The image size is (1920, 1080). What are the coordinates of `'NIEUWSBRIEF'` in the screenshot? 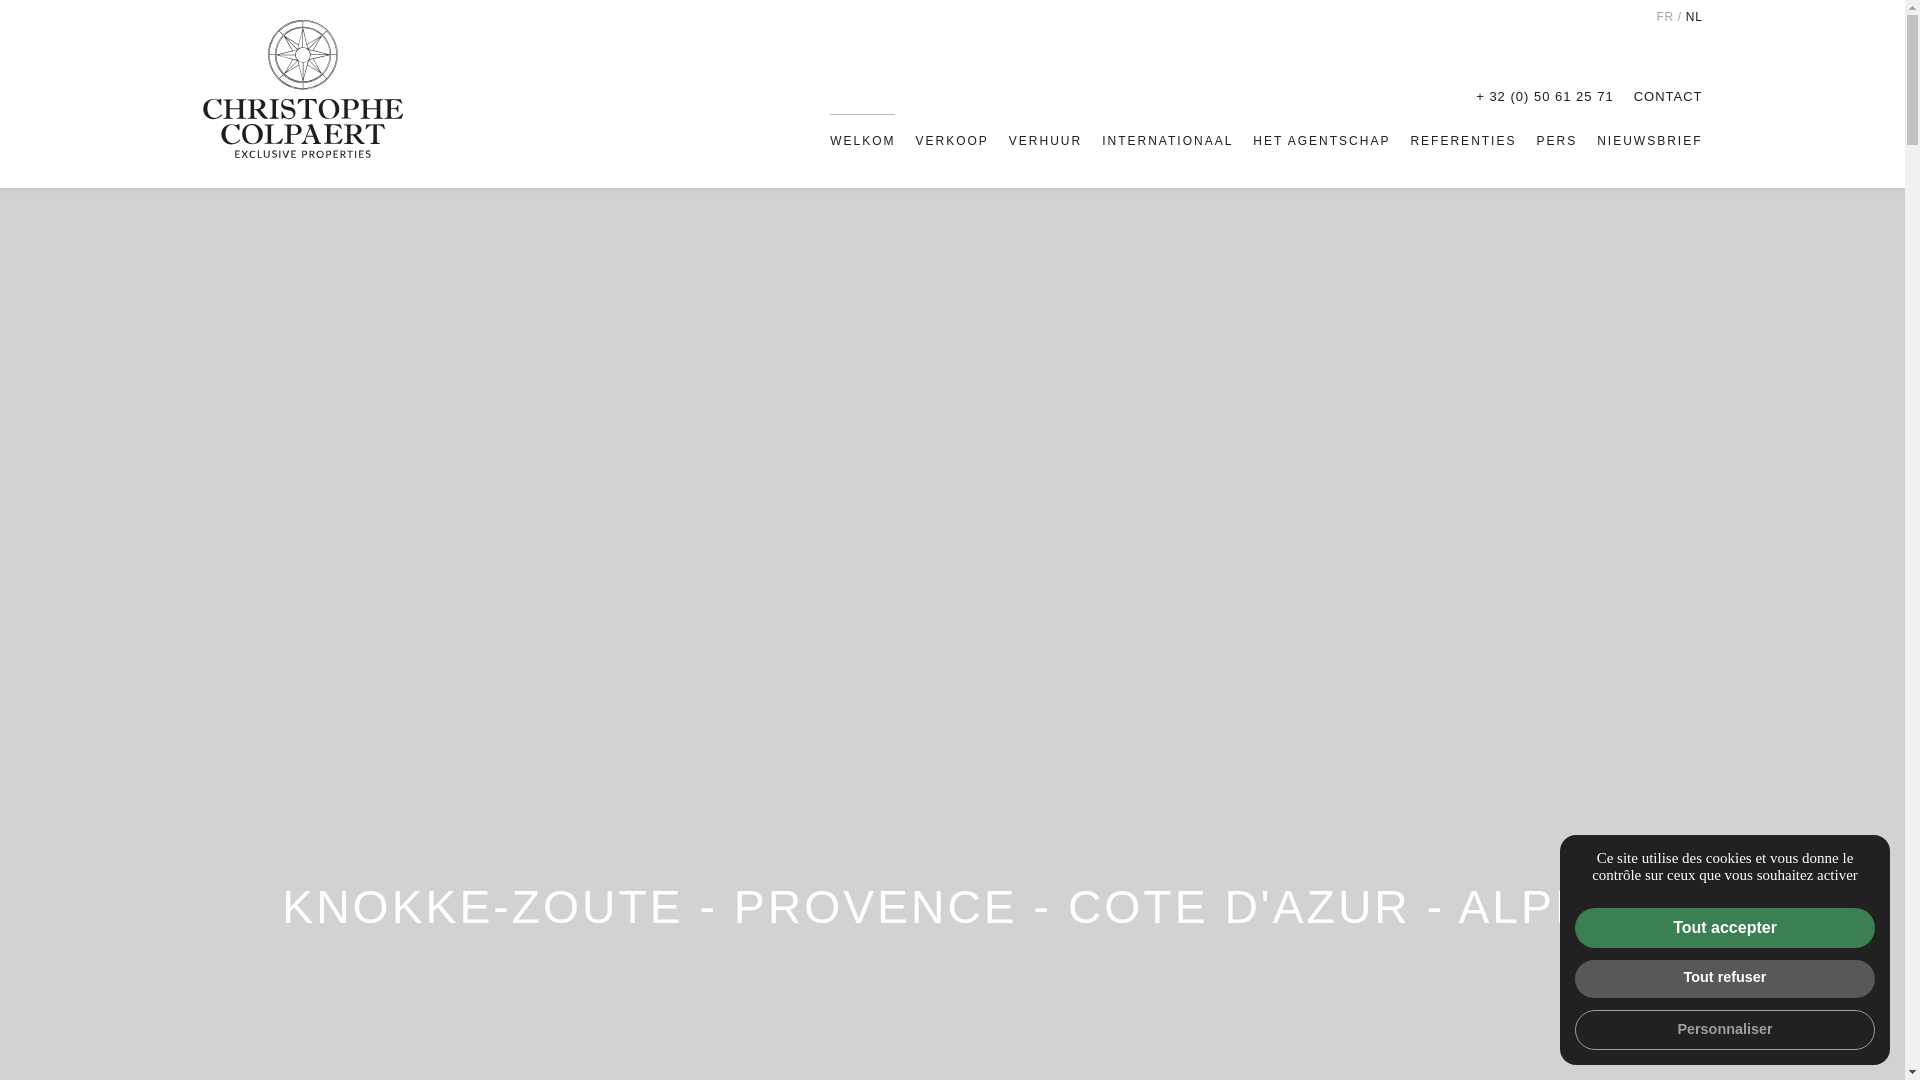 It's located at (1596, 140).